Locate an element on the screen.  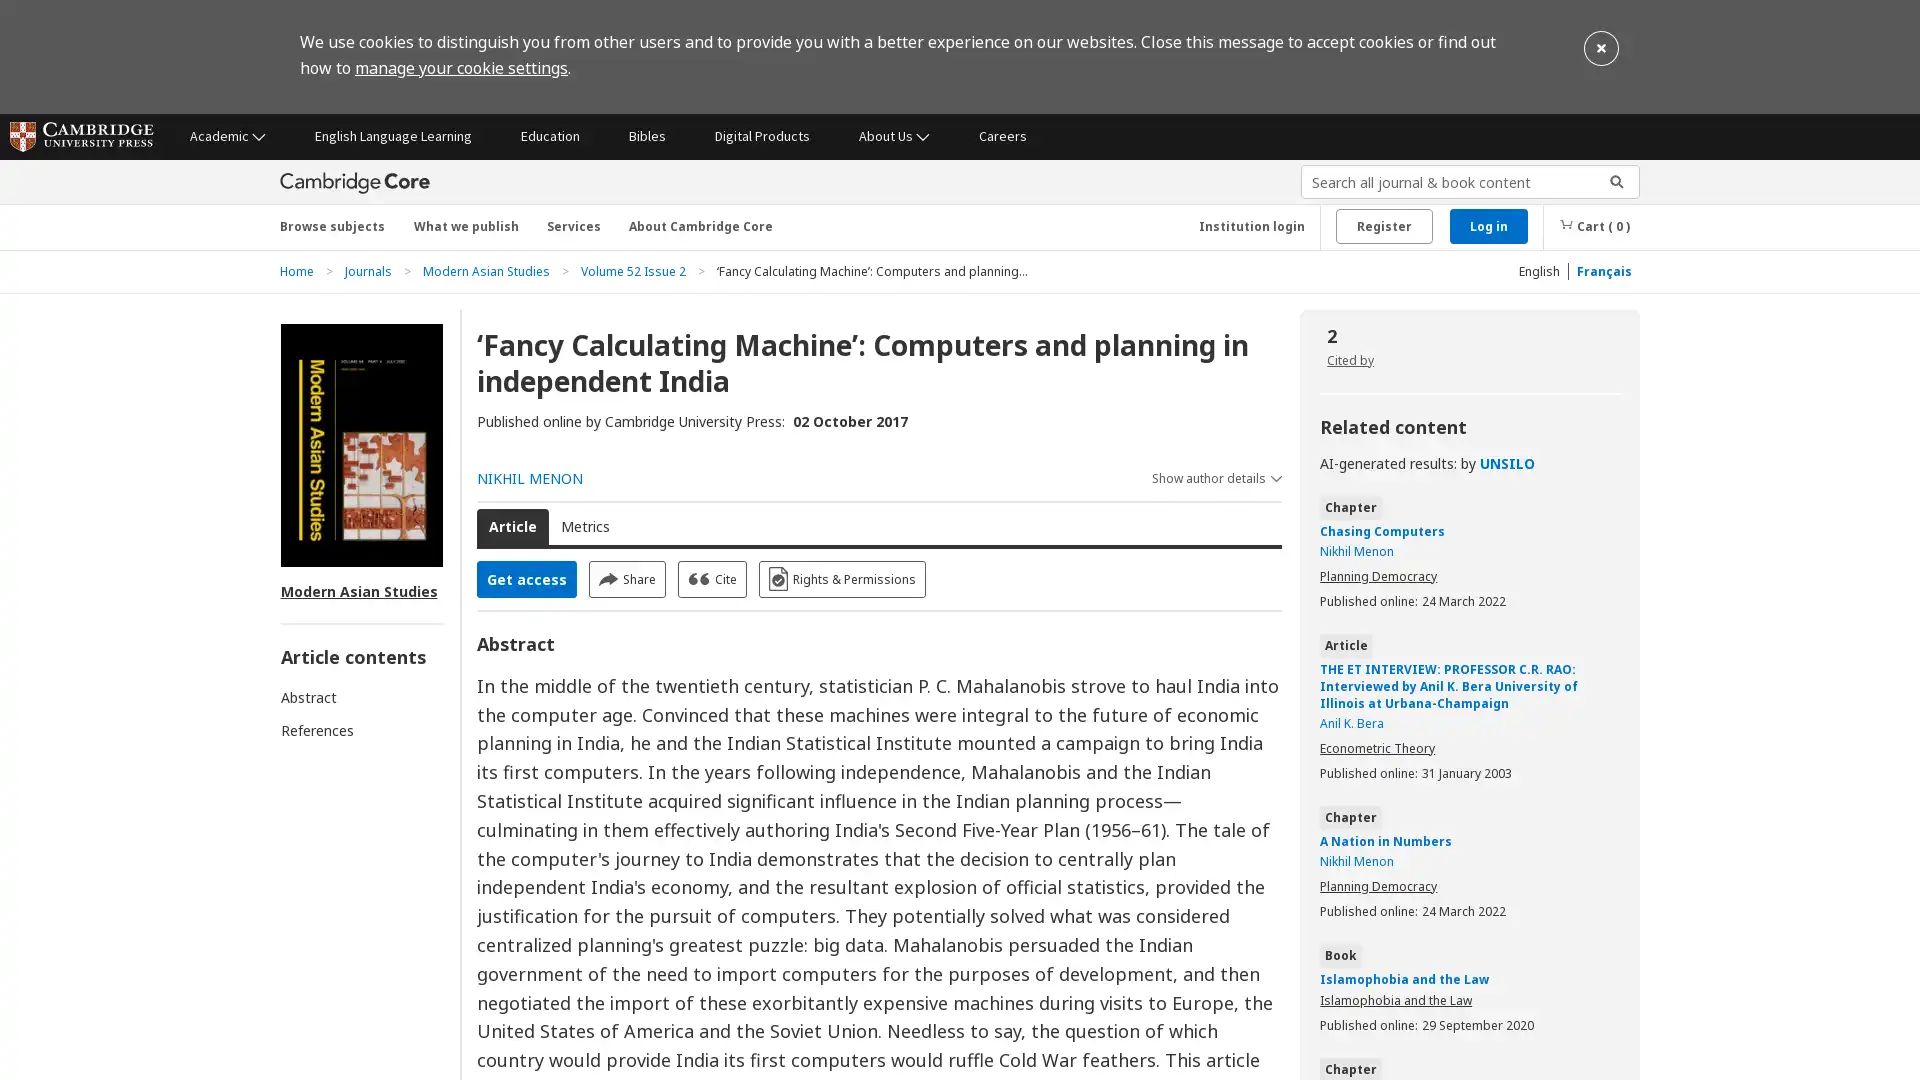
Share is located at coordinates (625, 578).